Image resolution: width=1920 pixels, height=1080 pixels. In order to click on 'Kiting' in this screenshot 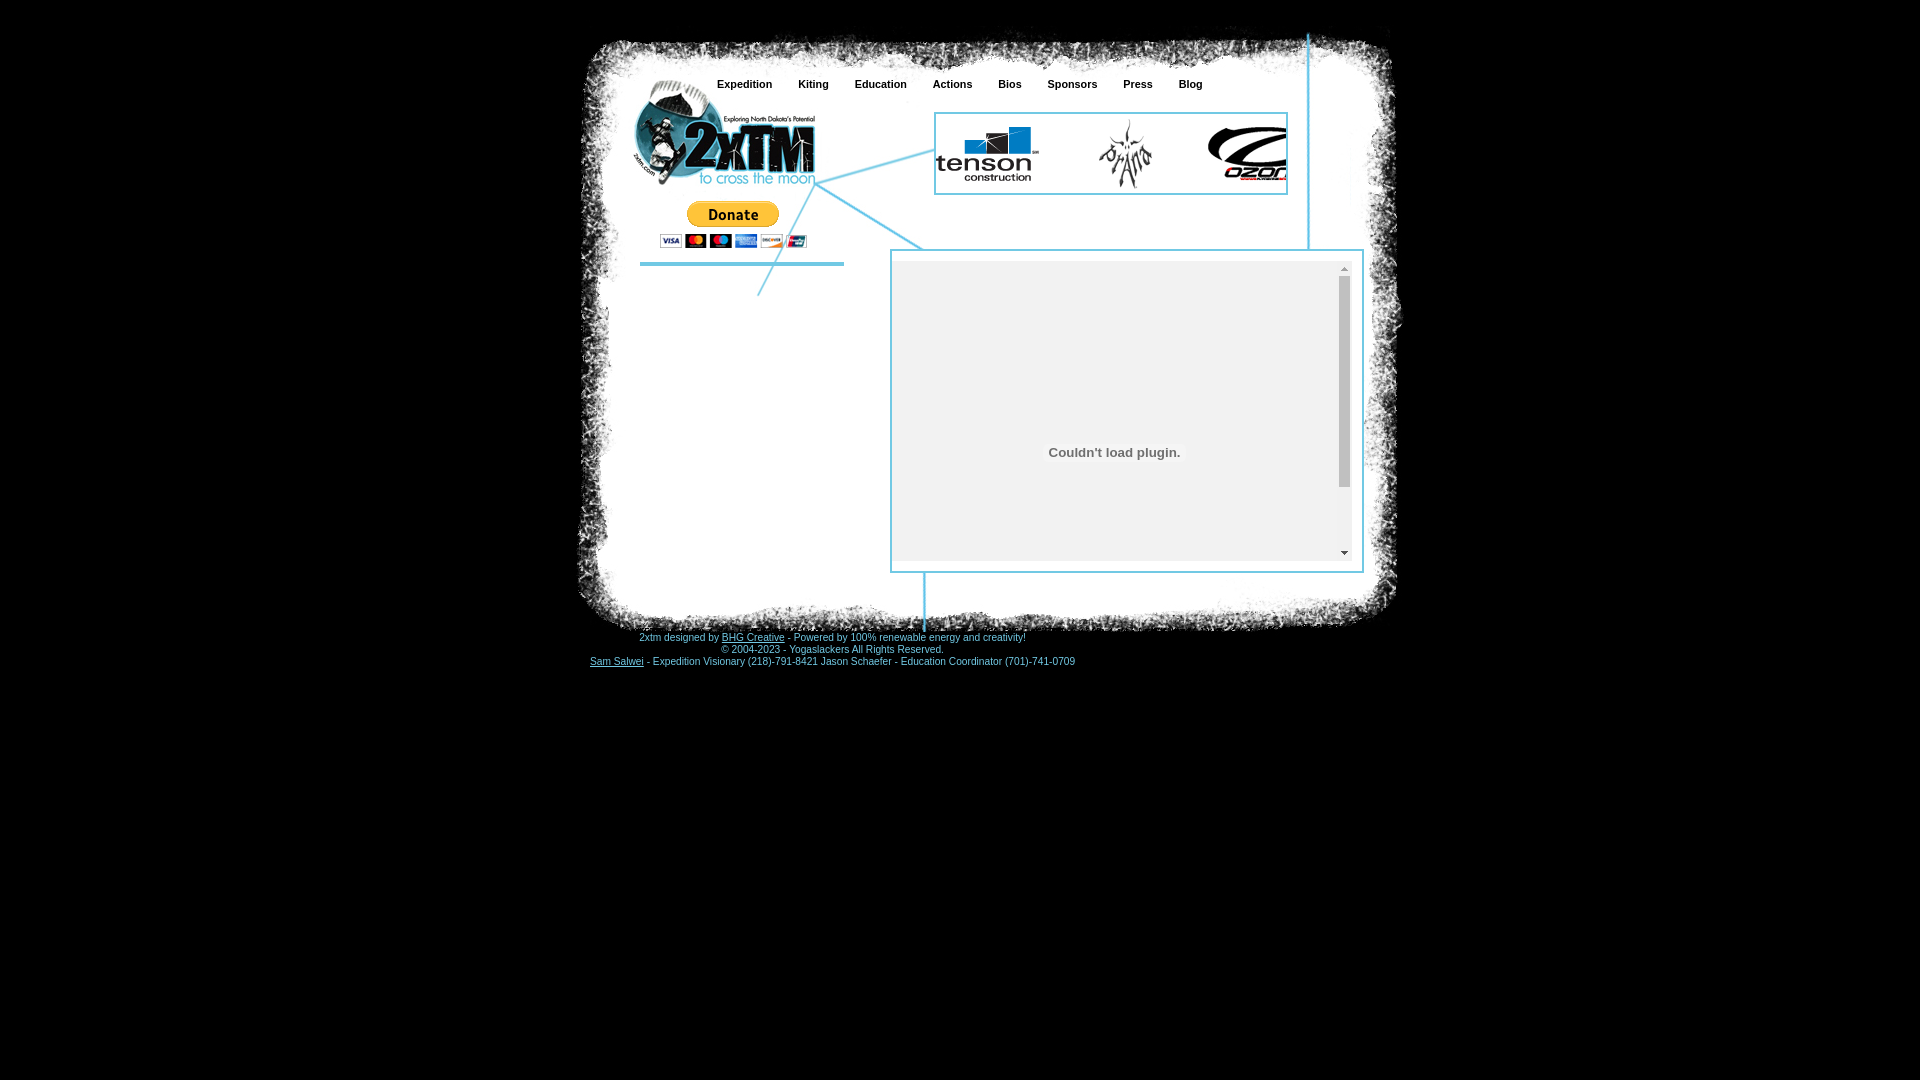, I will do `click(811, 83)`.